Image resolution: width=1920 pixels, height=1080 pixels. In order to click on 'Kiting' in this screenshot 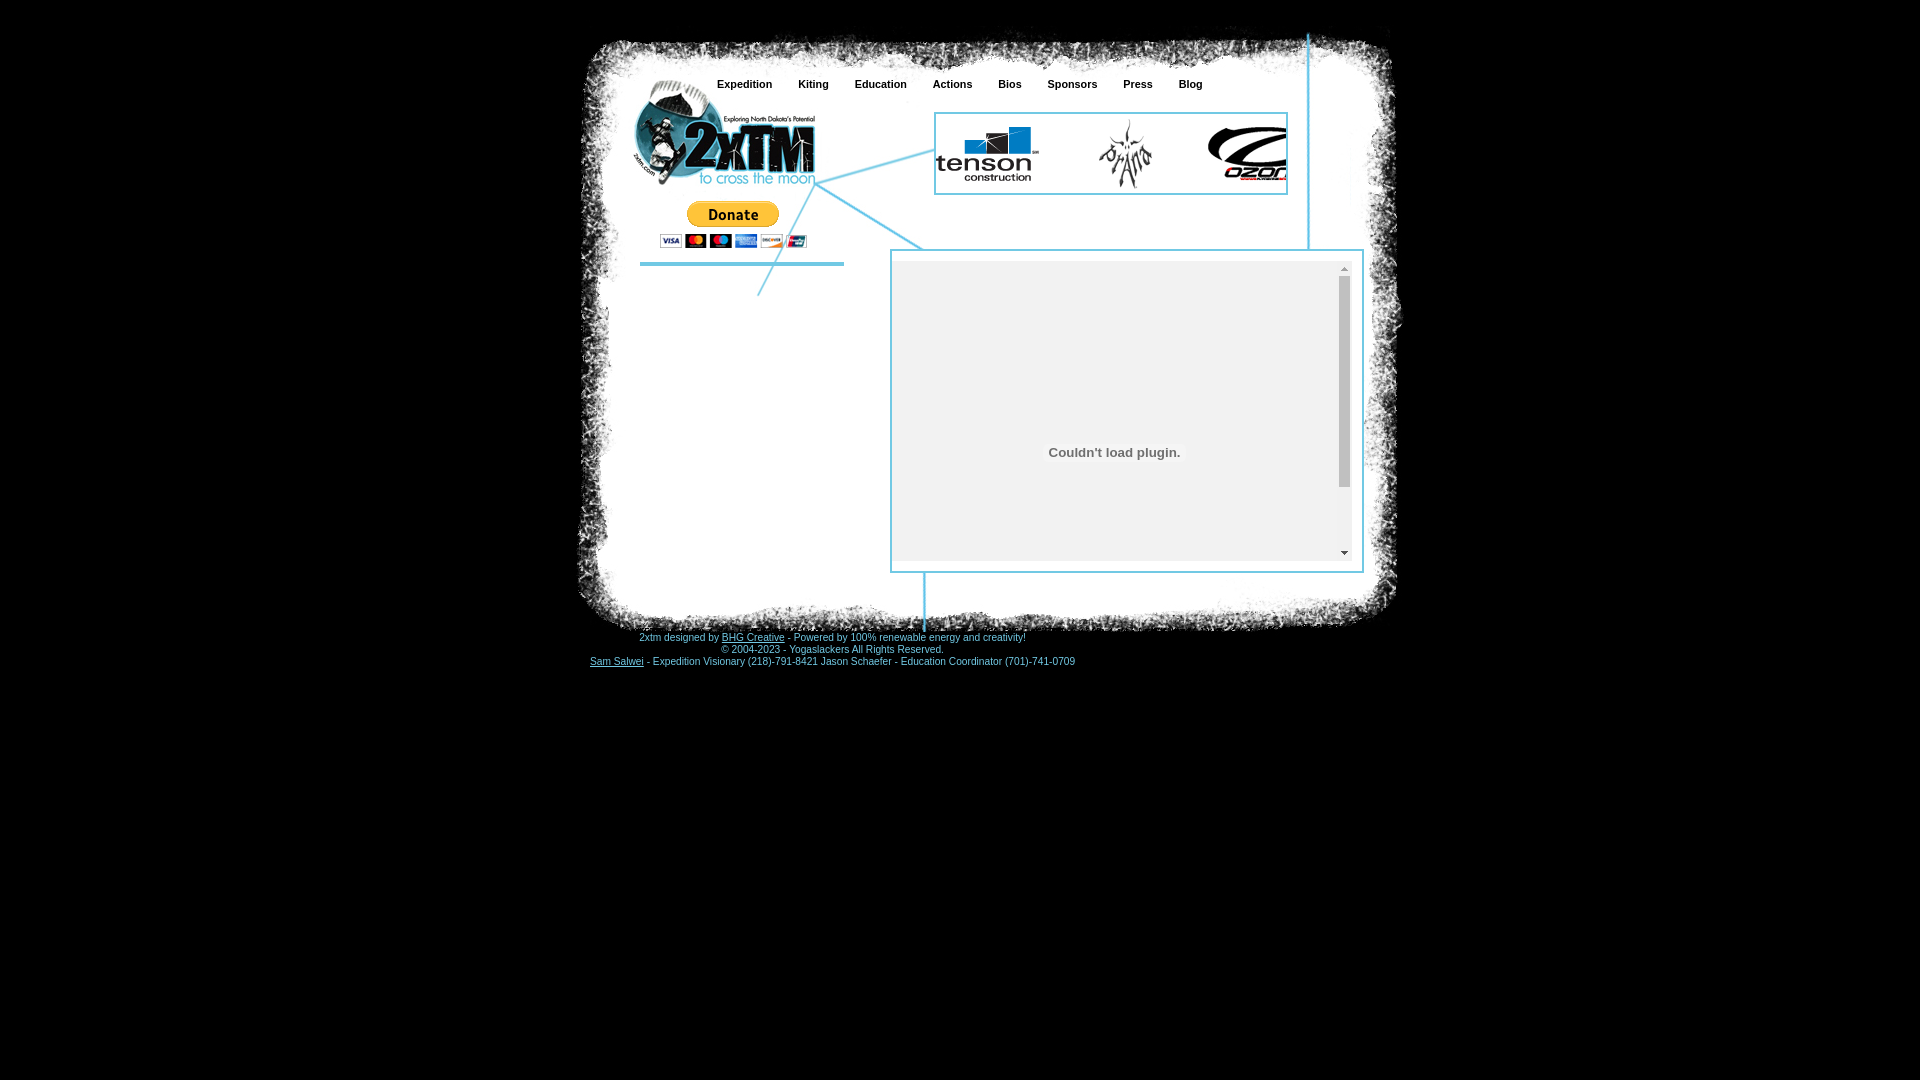, I will do `click(811, 83)`.